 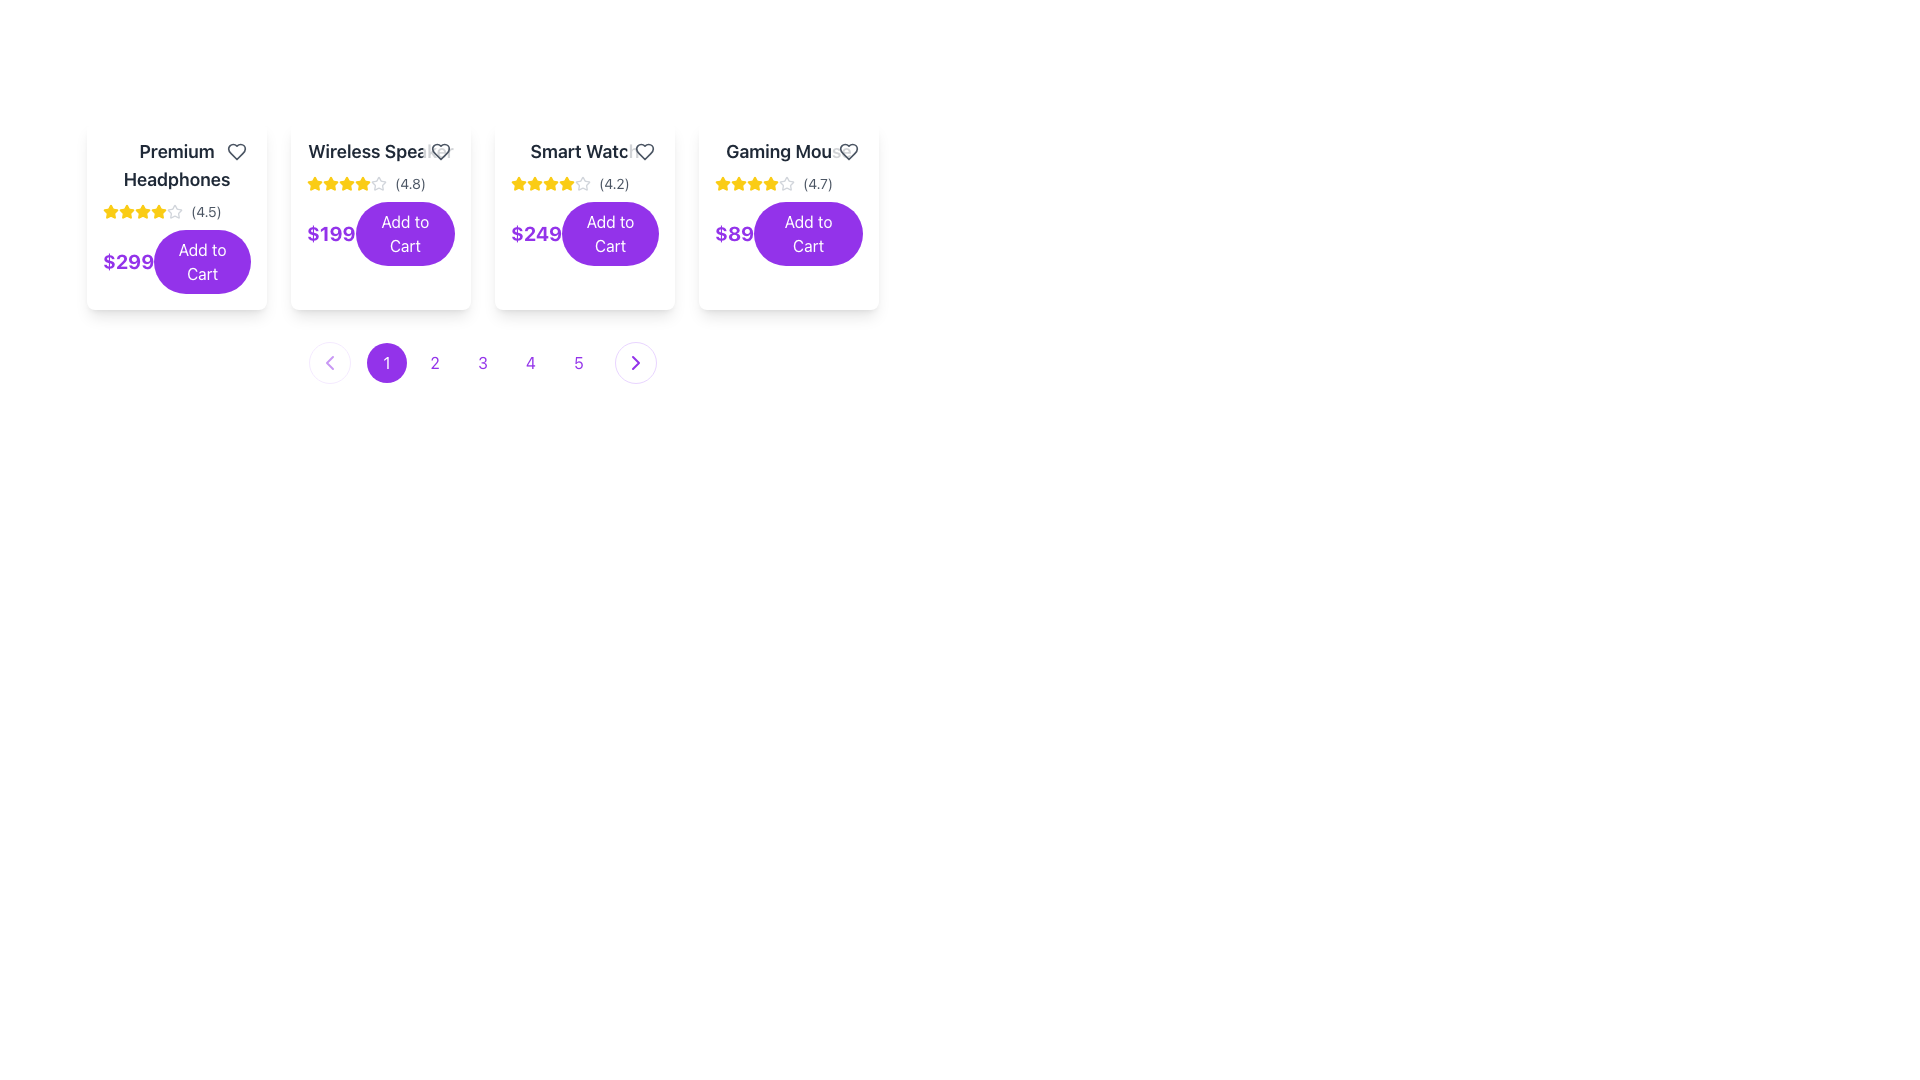 I want to click on the text label displaying the numerical rating of the 'Smart Watch' item, so click(x=613, y=184).